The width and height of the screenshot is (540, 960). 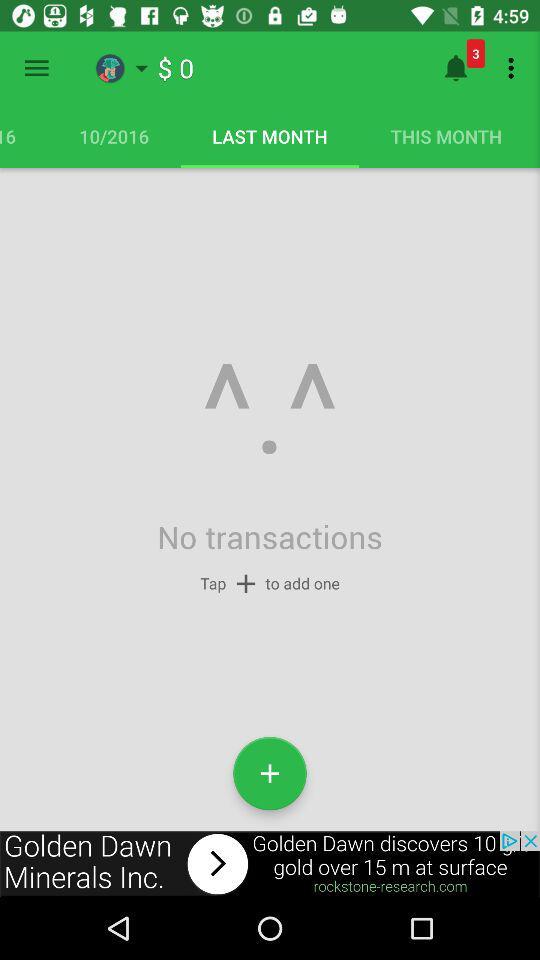 What do you see at coordinates (36, 68) in the screenshot?
I see `menu option` at bounding box center [36, 68].